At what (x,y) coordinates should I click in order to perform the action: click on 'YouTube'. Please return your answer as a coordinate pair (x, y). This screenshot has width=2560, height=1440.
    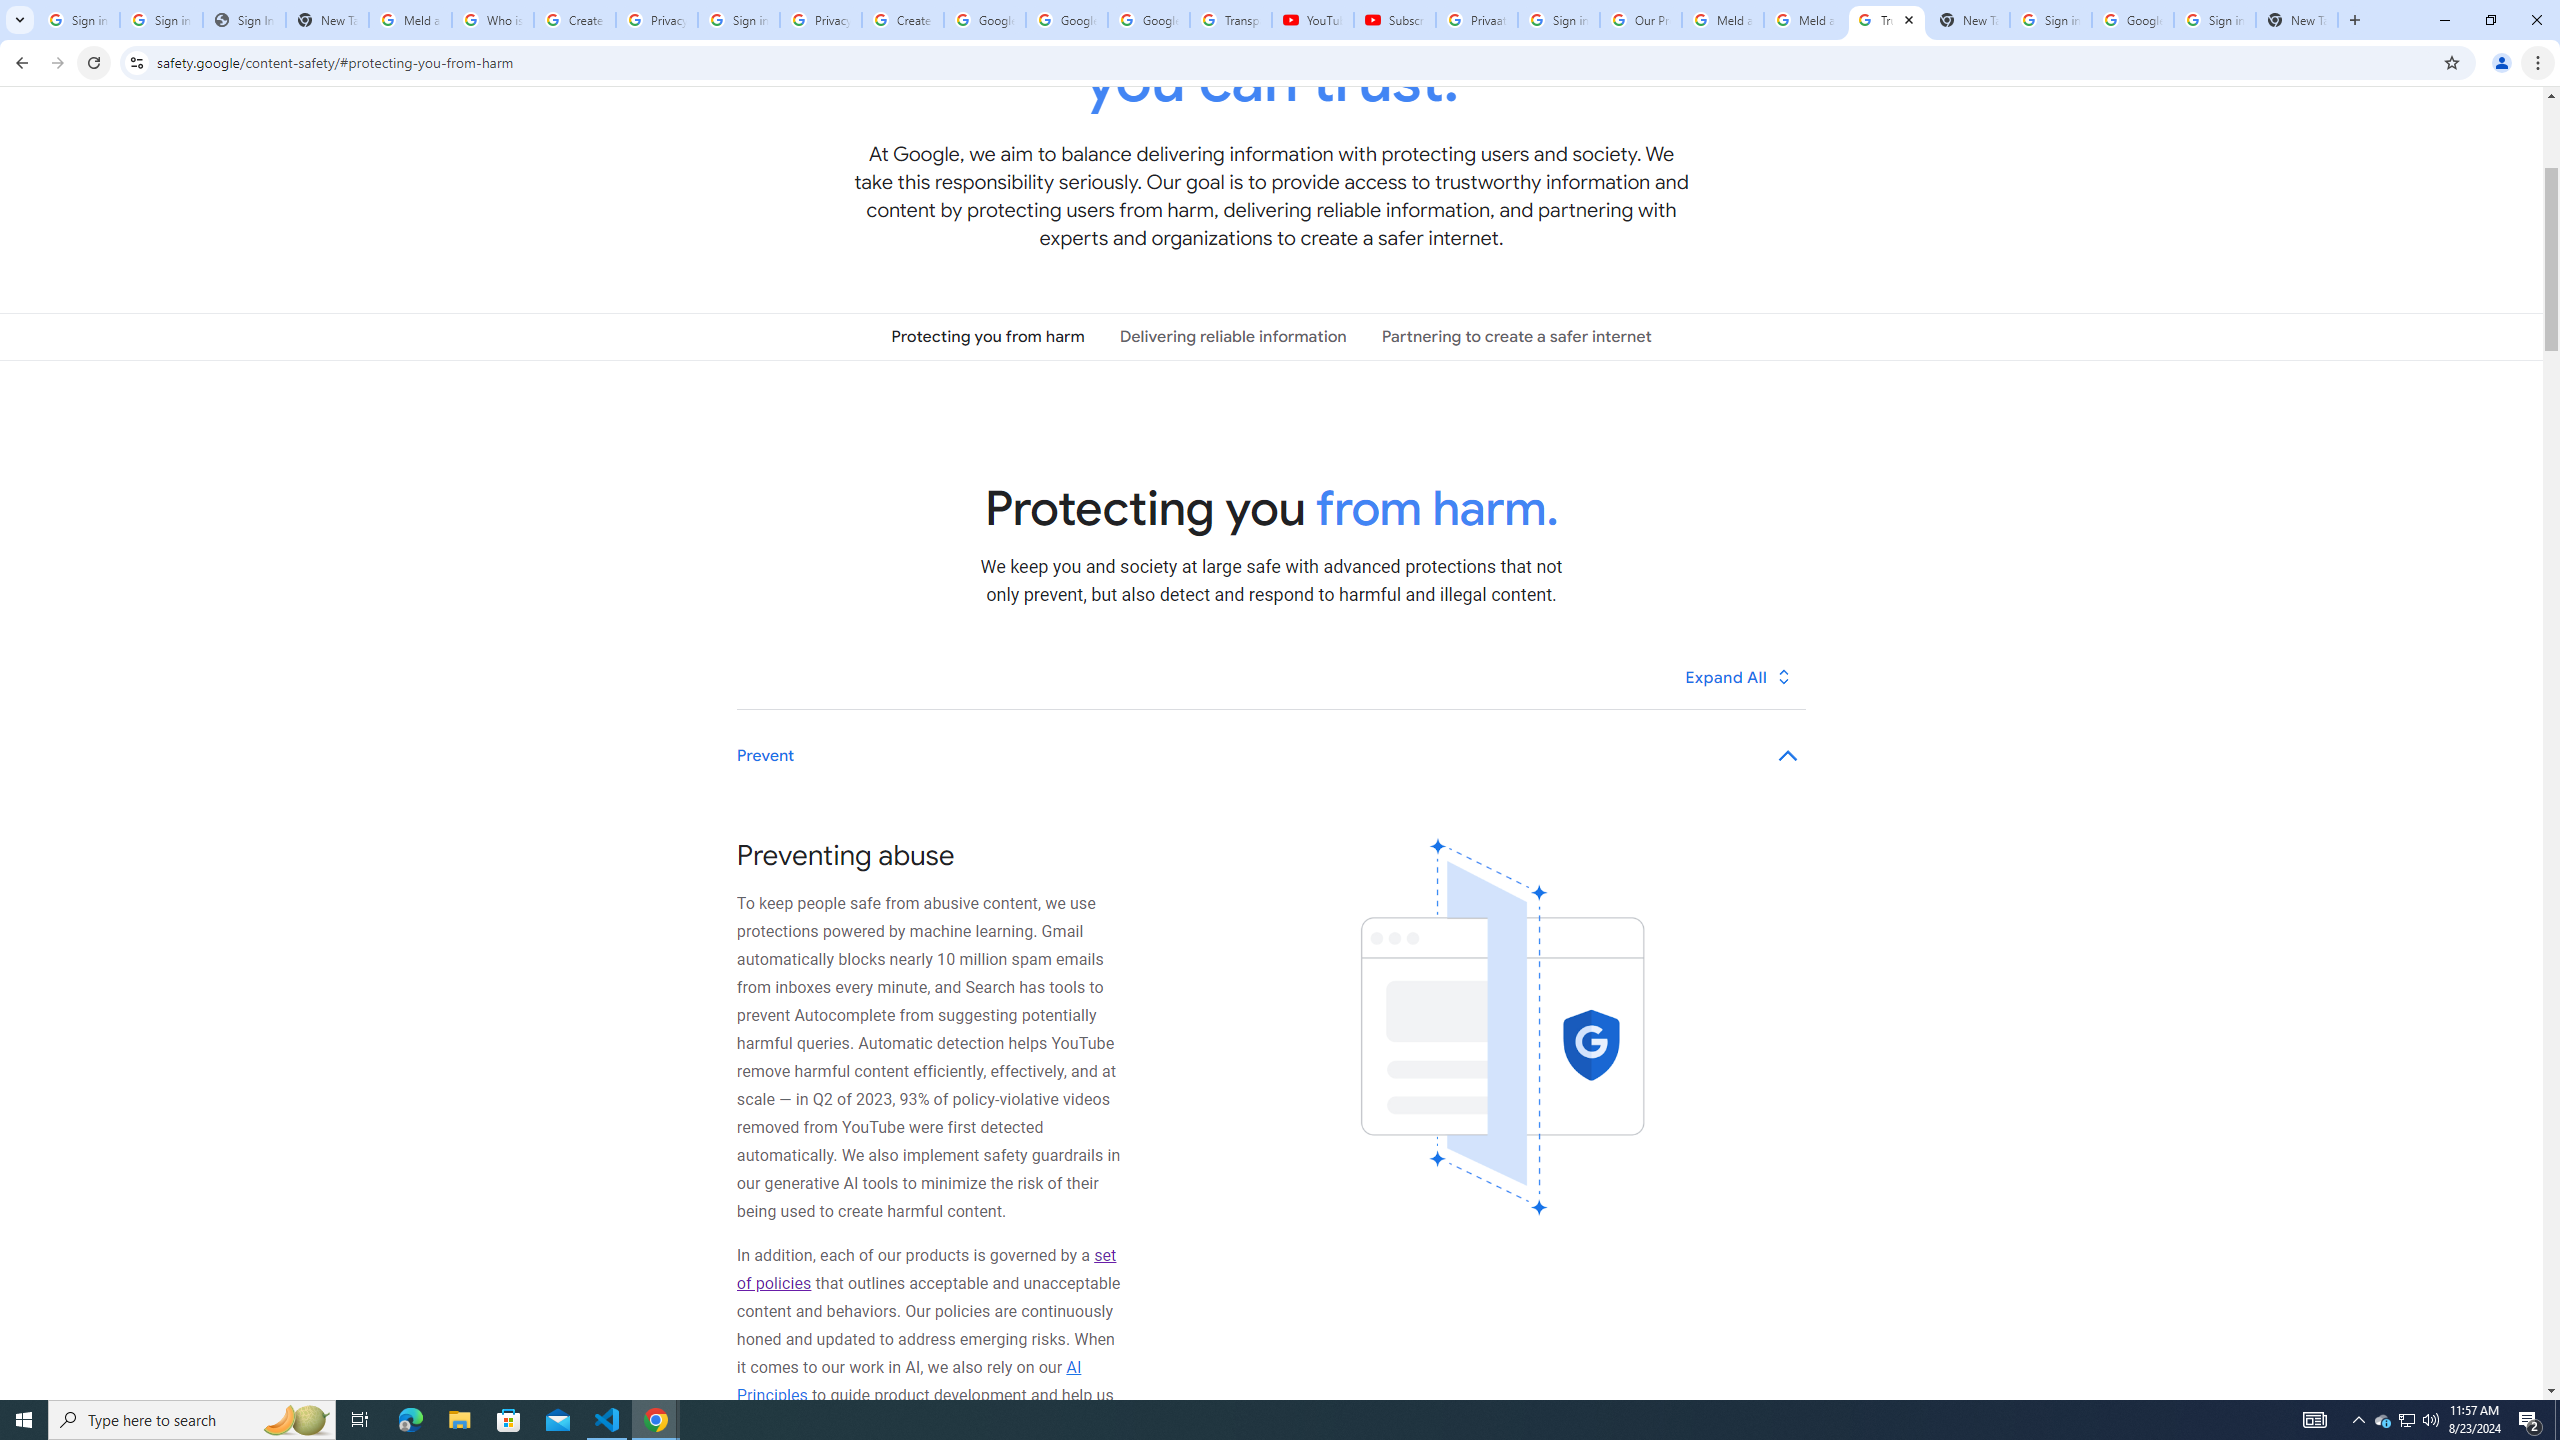
    Looking at the image, I should click on (1312, 19).